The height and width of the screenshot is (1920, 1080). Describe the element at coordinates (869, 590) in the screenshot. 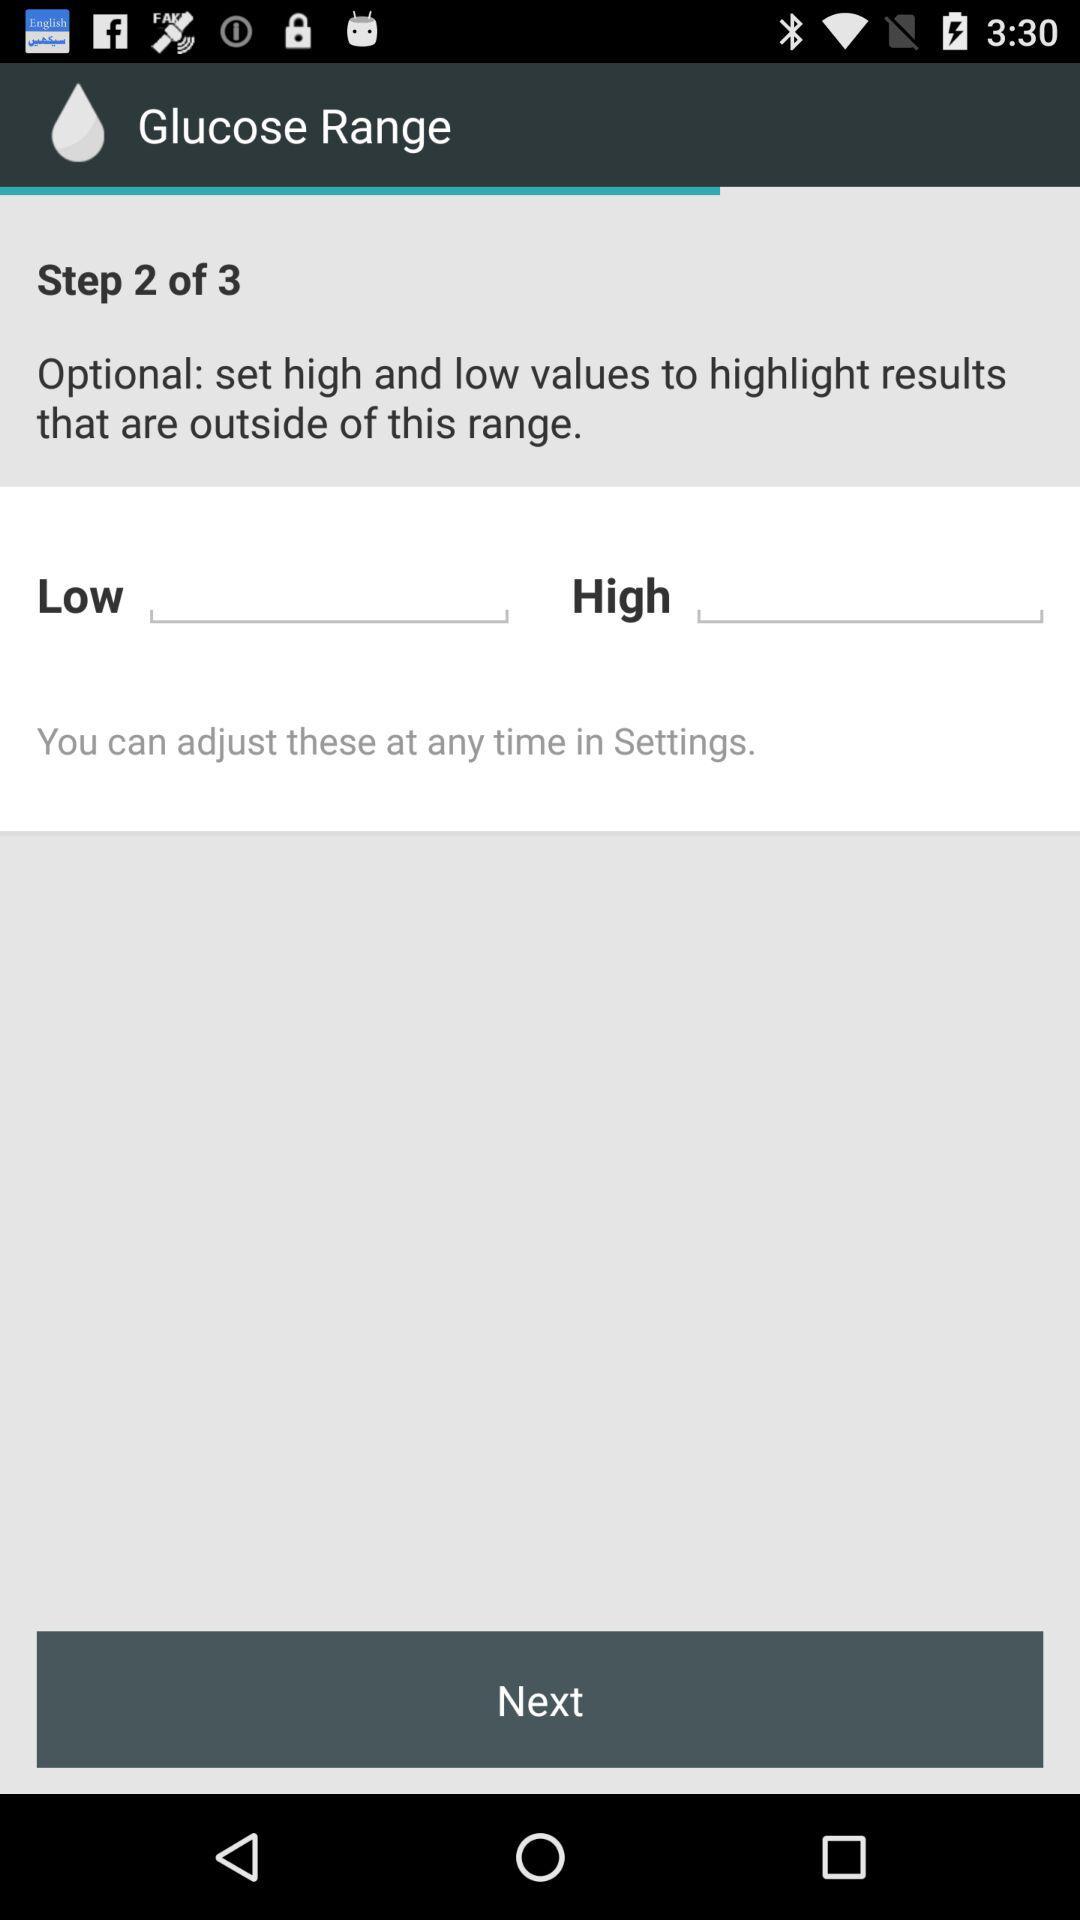

I see `high range of blood glucose` at that location.